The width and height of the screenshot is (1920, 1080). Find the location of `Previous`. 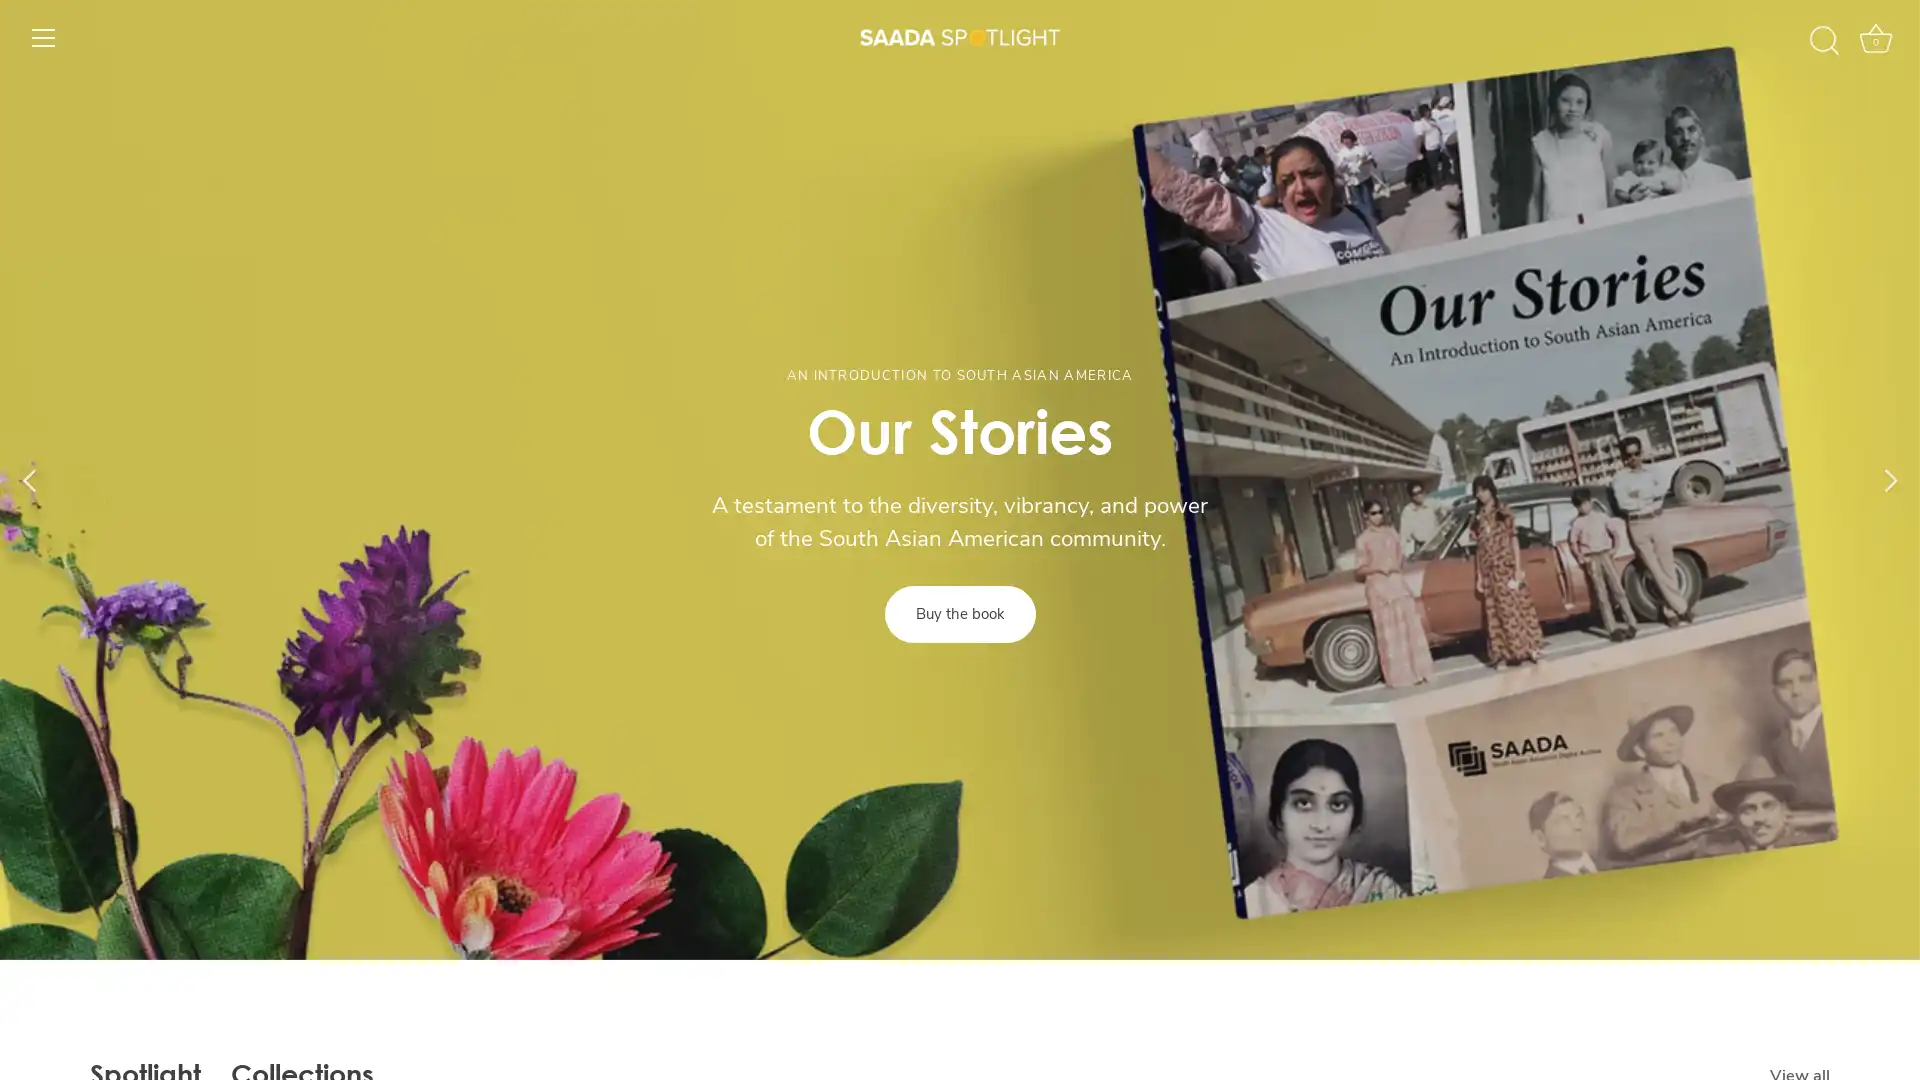

Previous is located at coordinates (29, 479).